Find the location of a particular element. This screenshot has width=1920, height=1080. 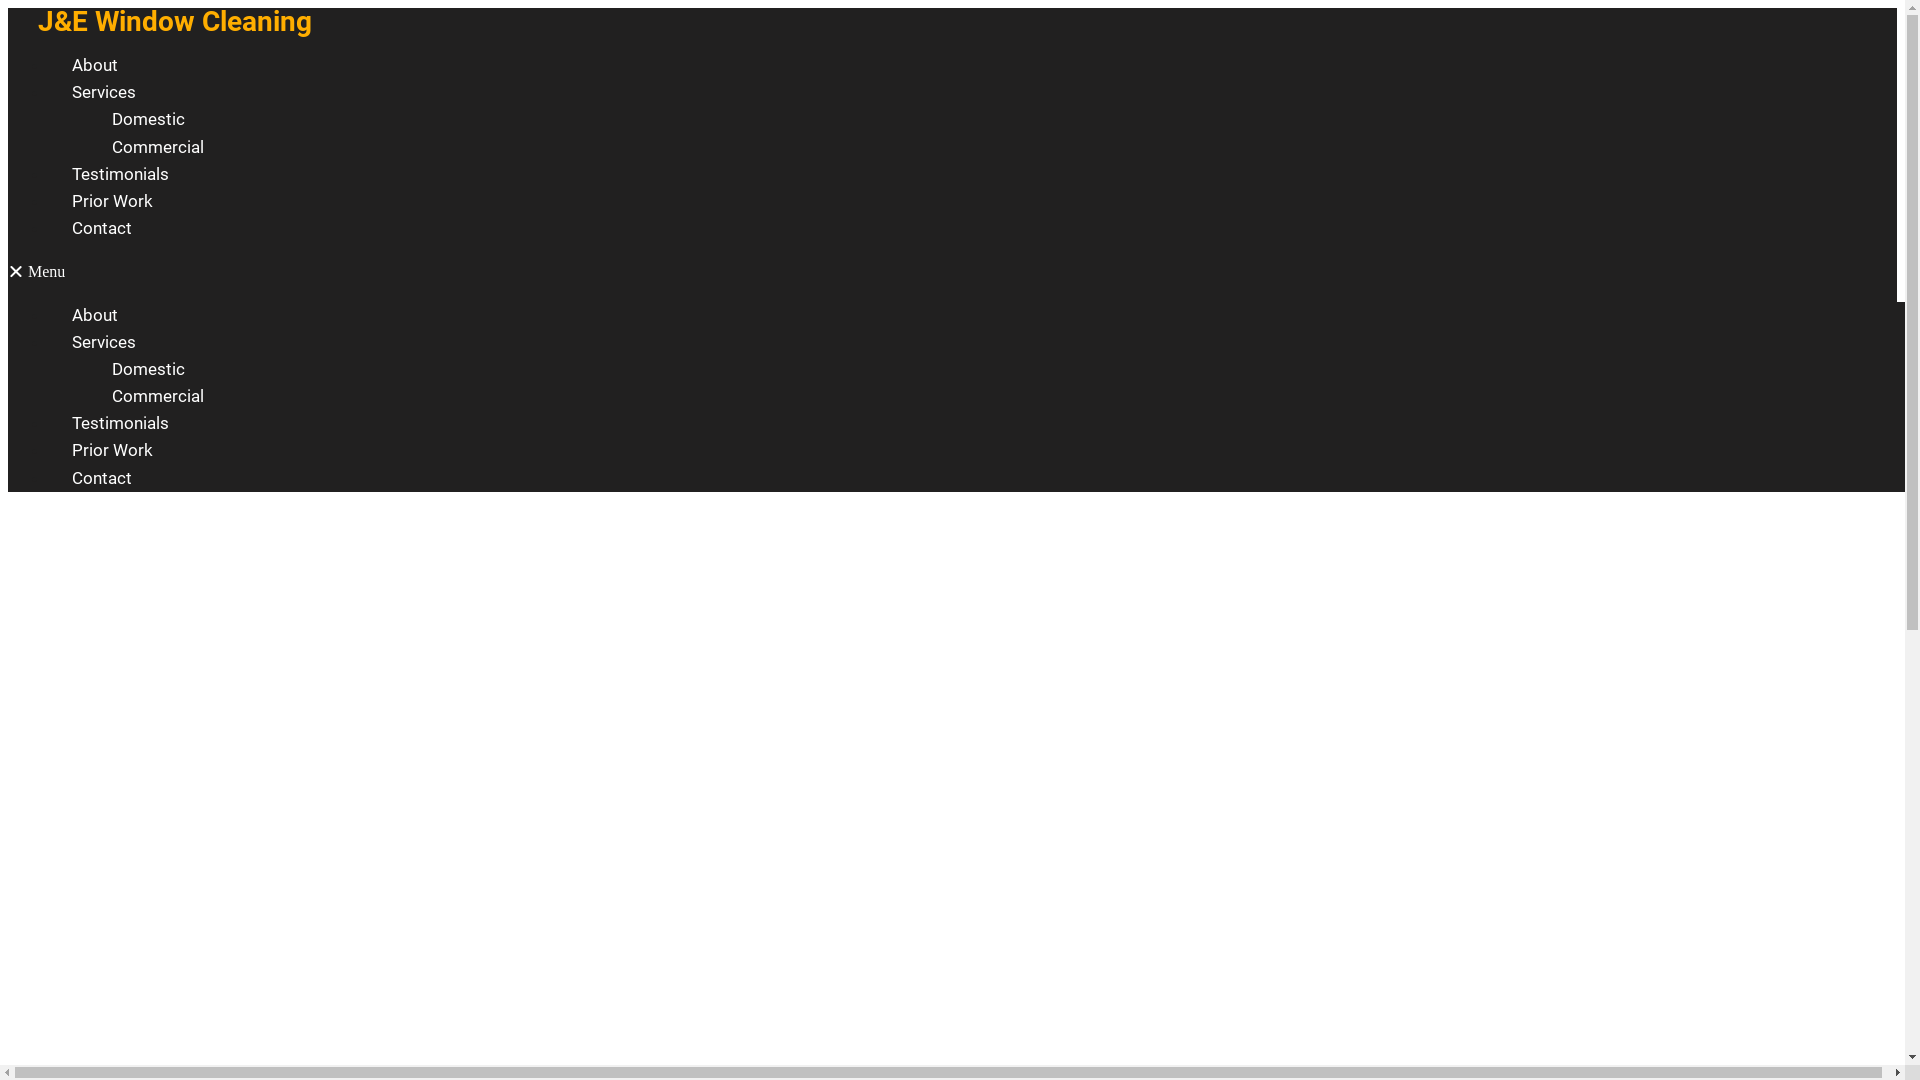

'About' is located at coordinates (94, 64).